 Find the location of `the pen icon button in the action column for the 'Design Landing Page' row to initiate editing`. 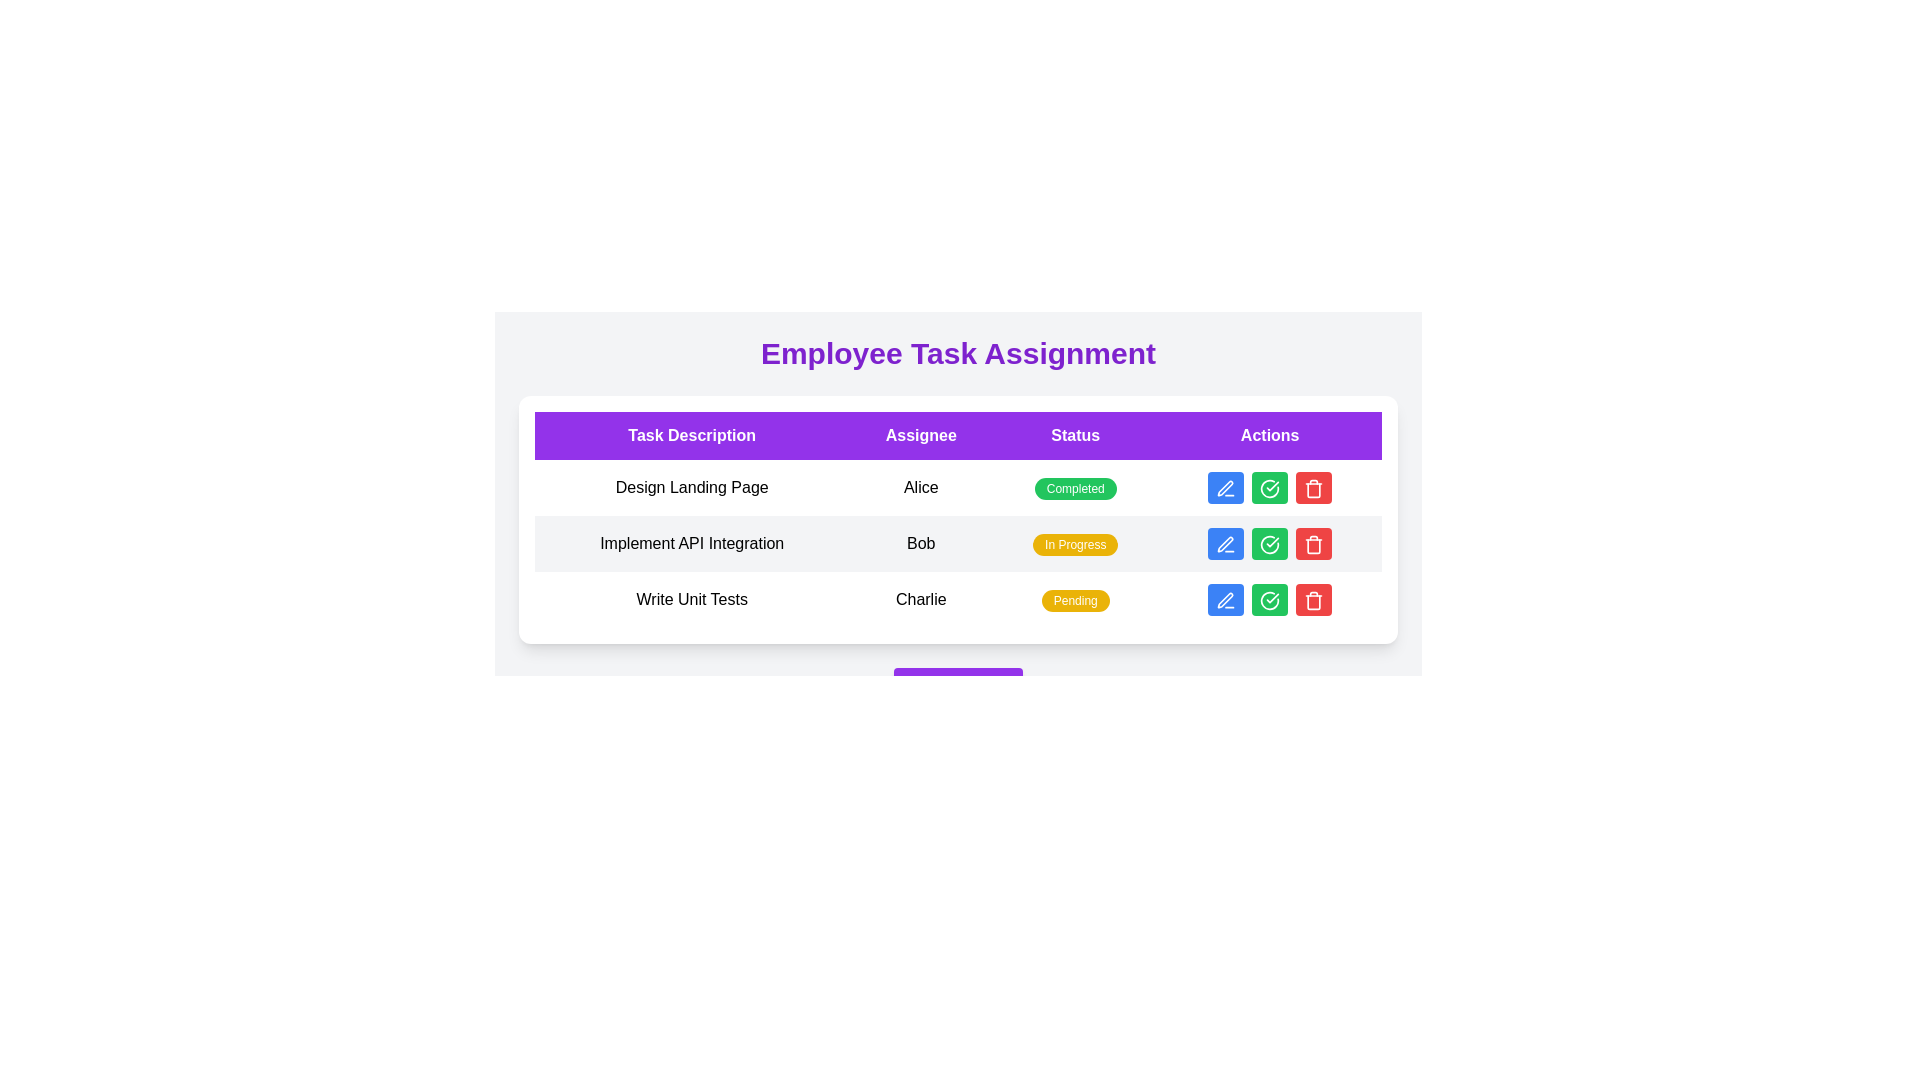

the pen icon button in the action column for the 'Design Landing Page' row to initiate editing is located at coordinates (1225, 488).